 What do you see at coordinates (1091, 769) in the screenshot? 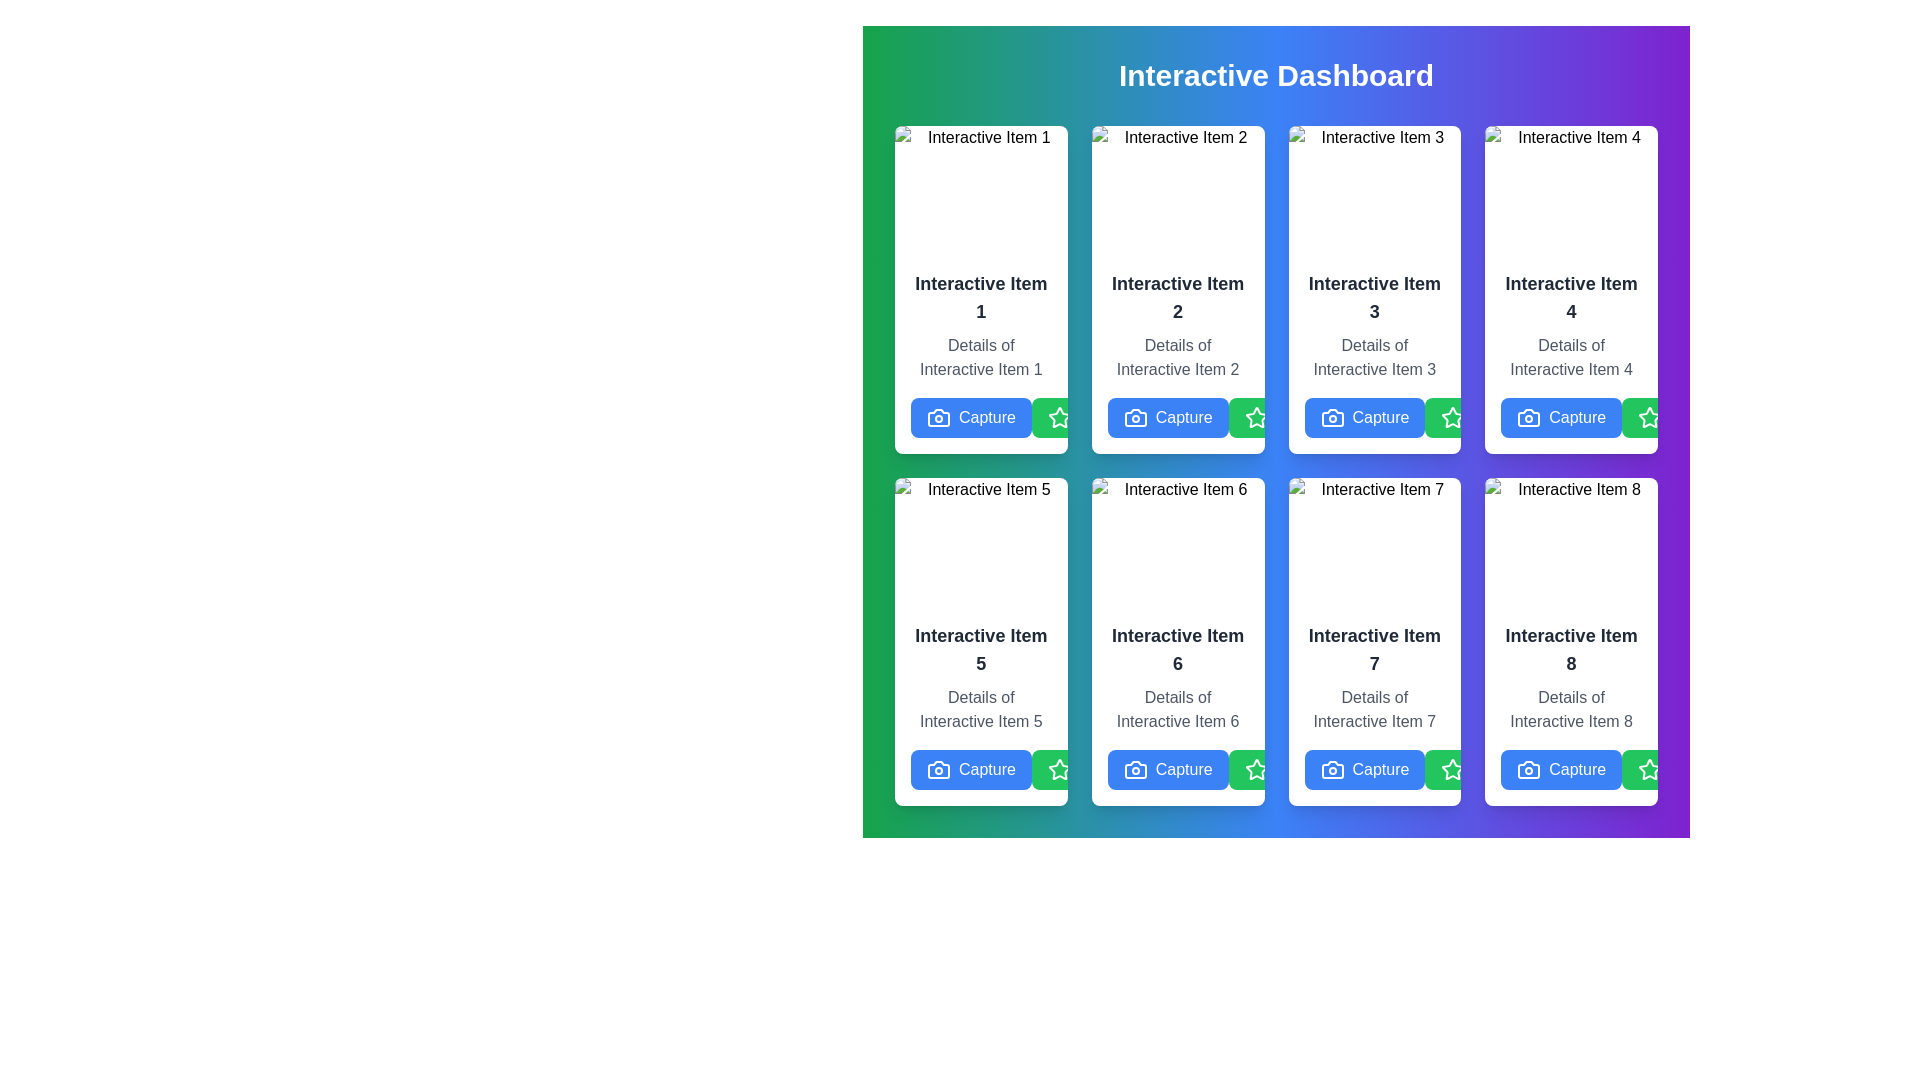
I see `the green 'Favorite' button with a white star icon for possible reordering` at bounding box center [1091, 769].